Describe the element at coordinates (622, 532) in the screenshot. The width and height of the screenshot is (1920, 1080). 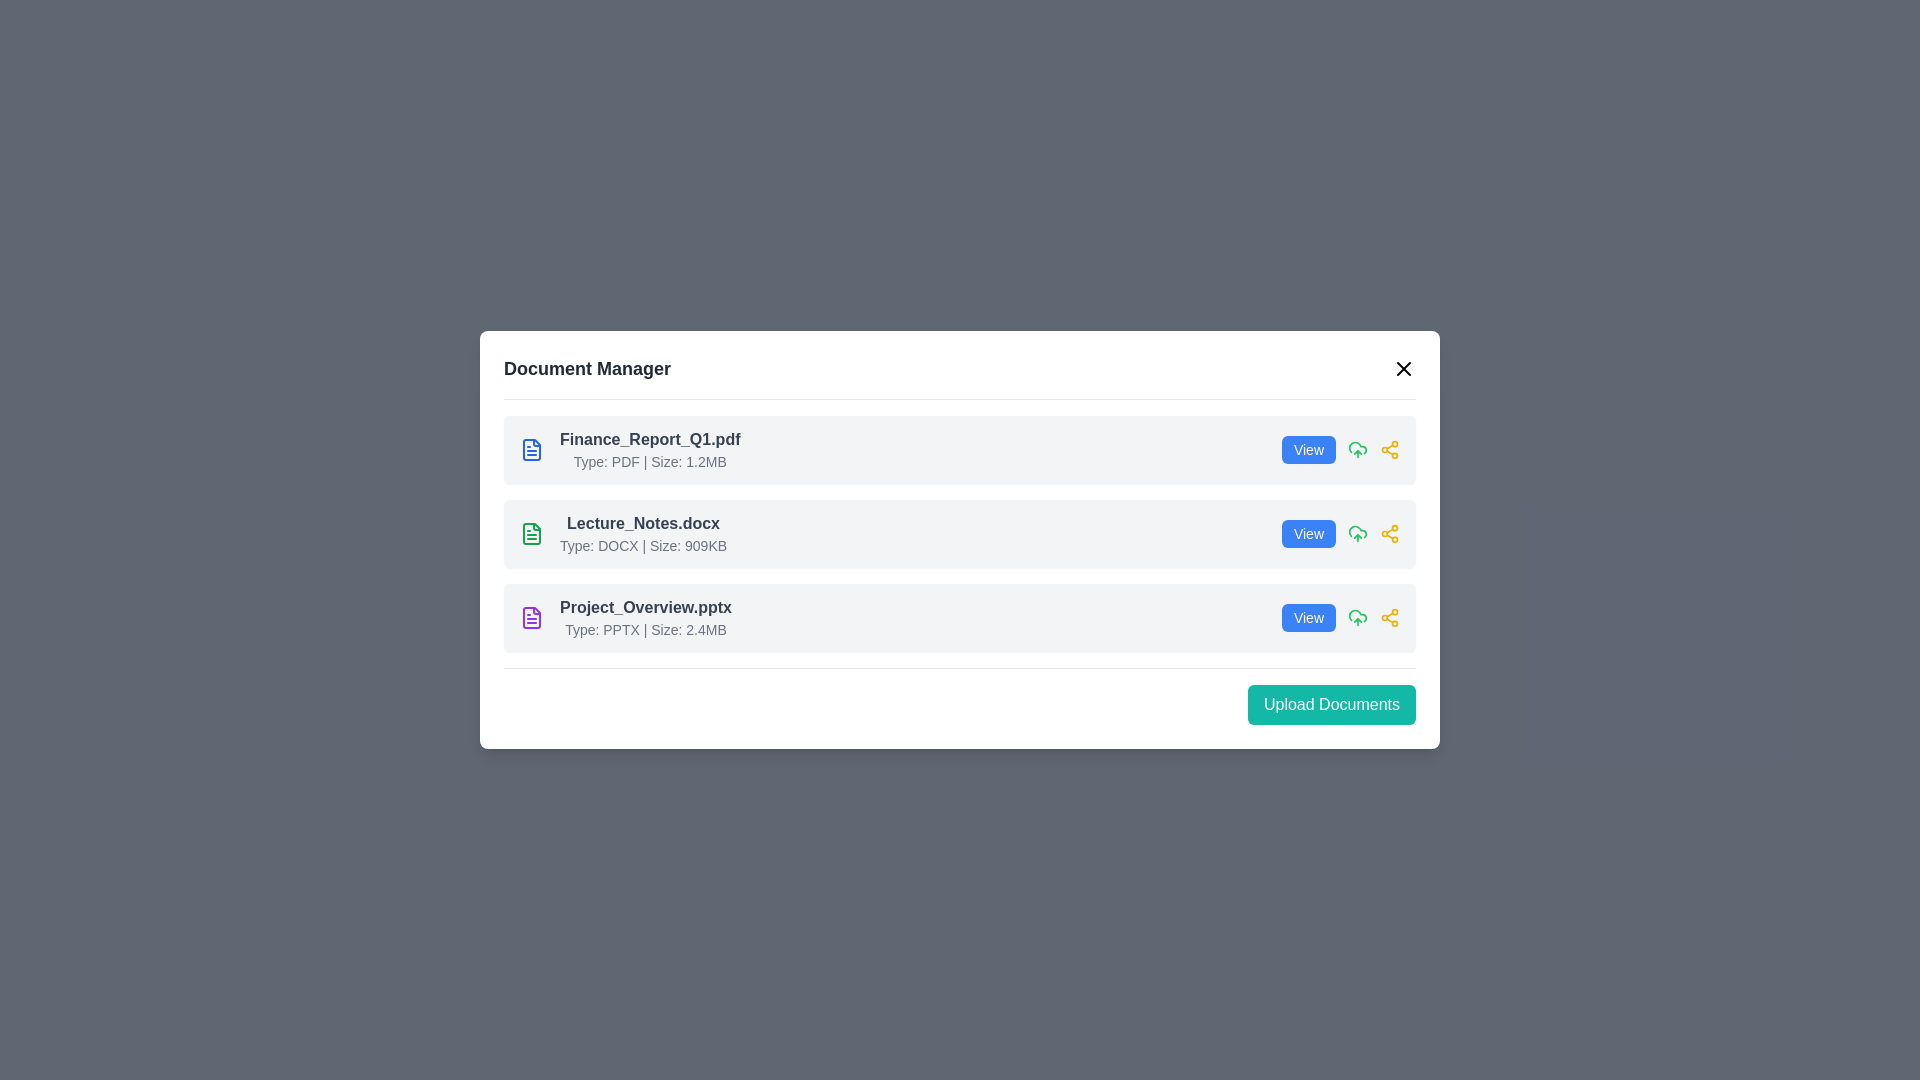
I see `the File item titled 'Lecture_Notes.docx' with a green document icon` at that location.